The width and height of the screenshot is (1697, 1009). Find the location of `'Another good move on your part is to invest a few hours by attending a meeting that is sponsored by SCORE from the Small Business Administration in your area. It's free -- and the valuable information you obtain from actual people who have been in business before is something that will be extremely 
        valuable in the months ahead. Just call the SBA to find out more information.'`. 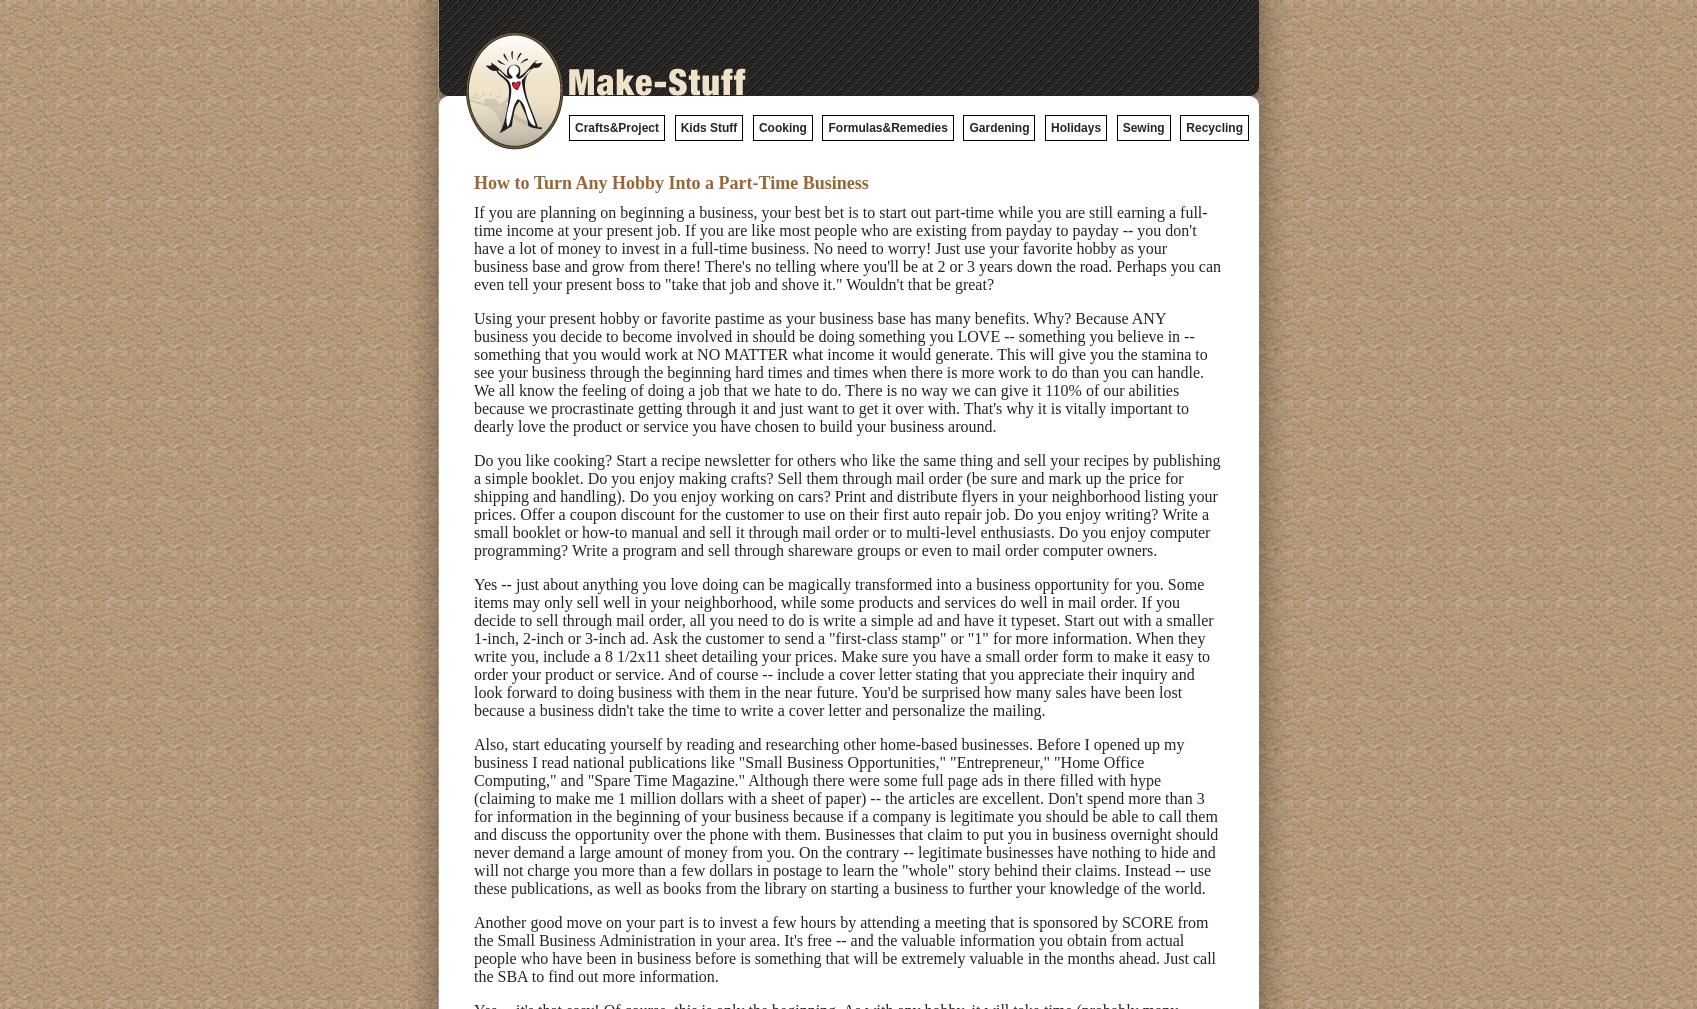

'Another good move on your part is to invest a few hours by attending a meeting that is sponsored by SCORE from the Small Business Administration in your area. It's free -- and the valuable information you obtain from actual people who have been in business before is something that will be extremely 
        valuable in the months ahead. Just call the SBA to find out more information.' is located at coordinates (844, 949).